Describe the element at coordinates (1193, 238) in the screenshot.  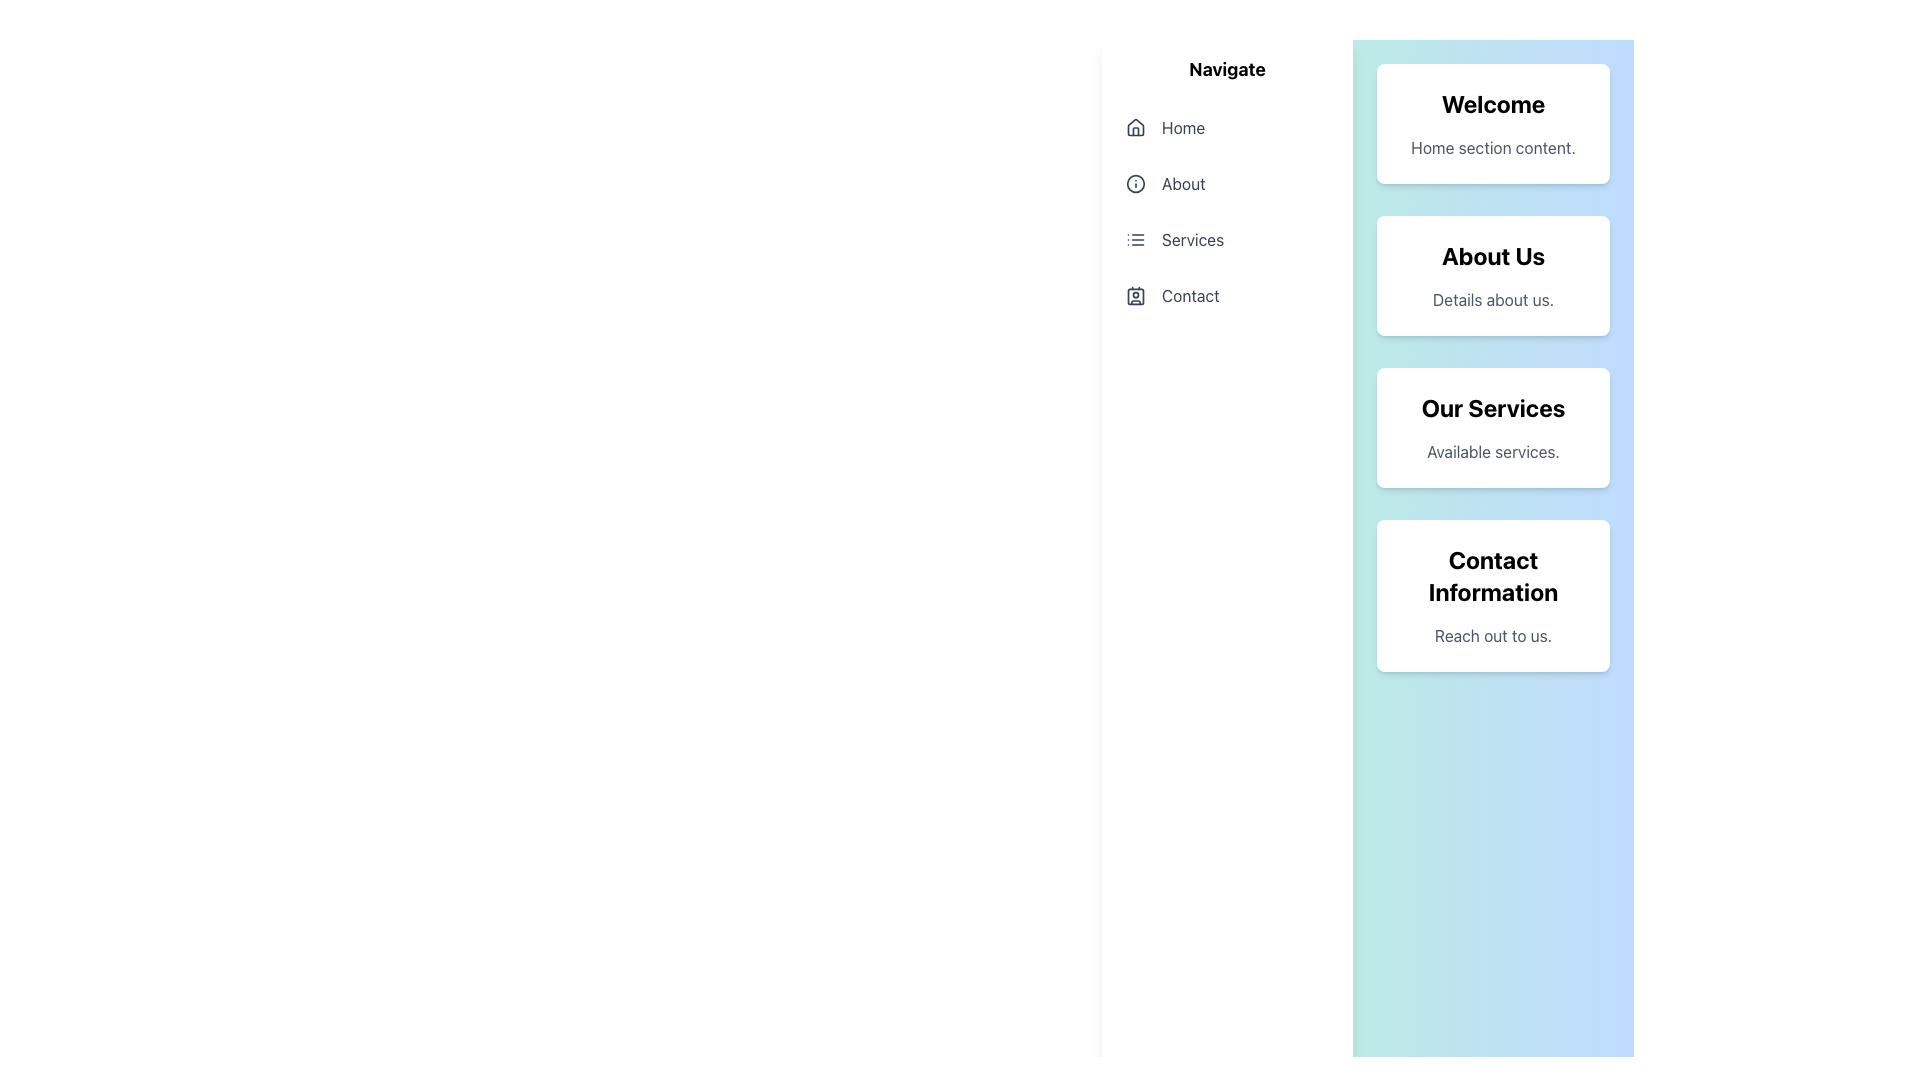
I see `the 'Services' menu item in the navigation panel` at that location.